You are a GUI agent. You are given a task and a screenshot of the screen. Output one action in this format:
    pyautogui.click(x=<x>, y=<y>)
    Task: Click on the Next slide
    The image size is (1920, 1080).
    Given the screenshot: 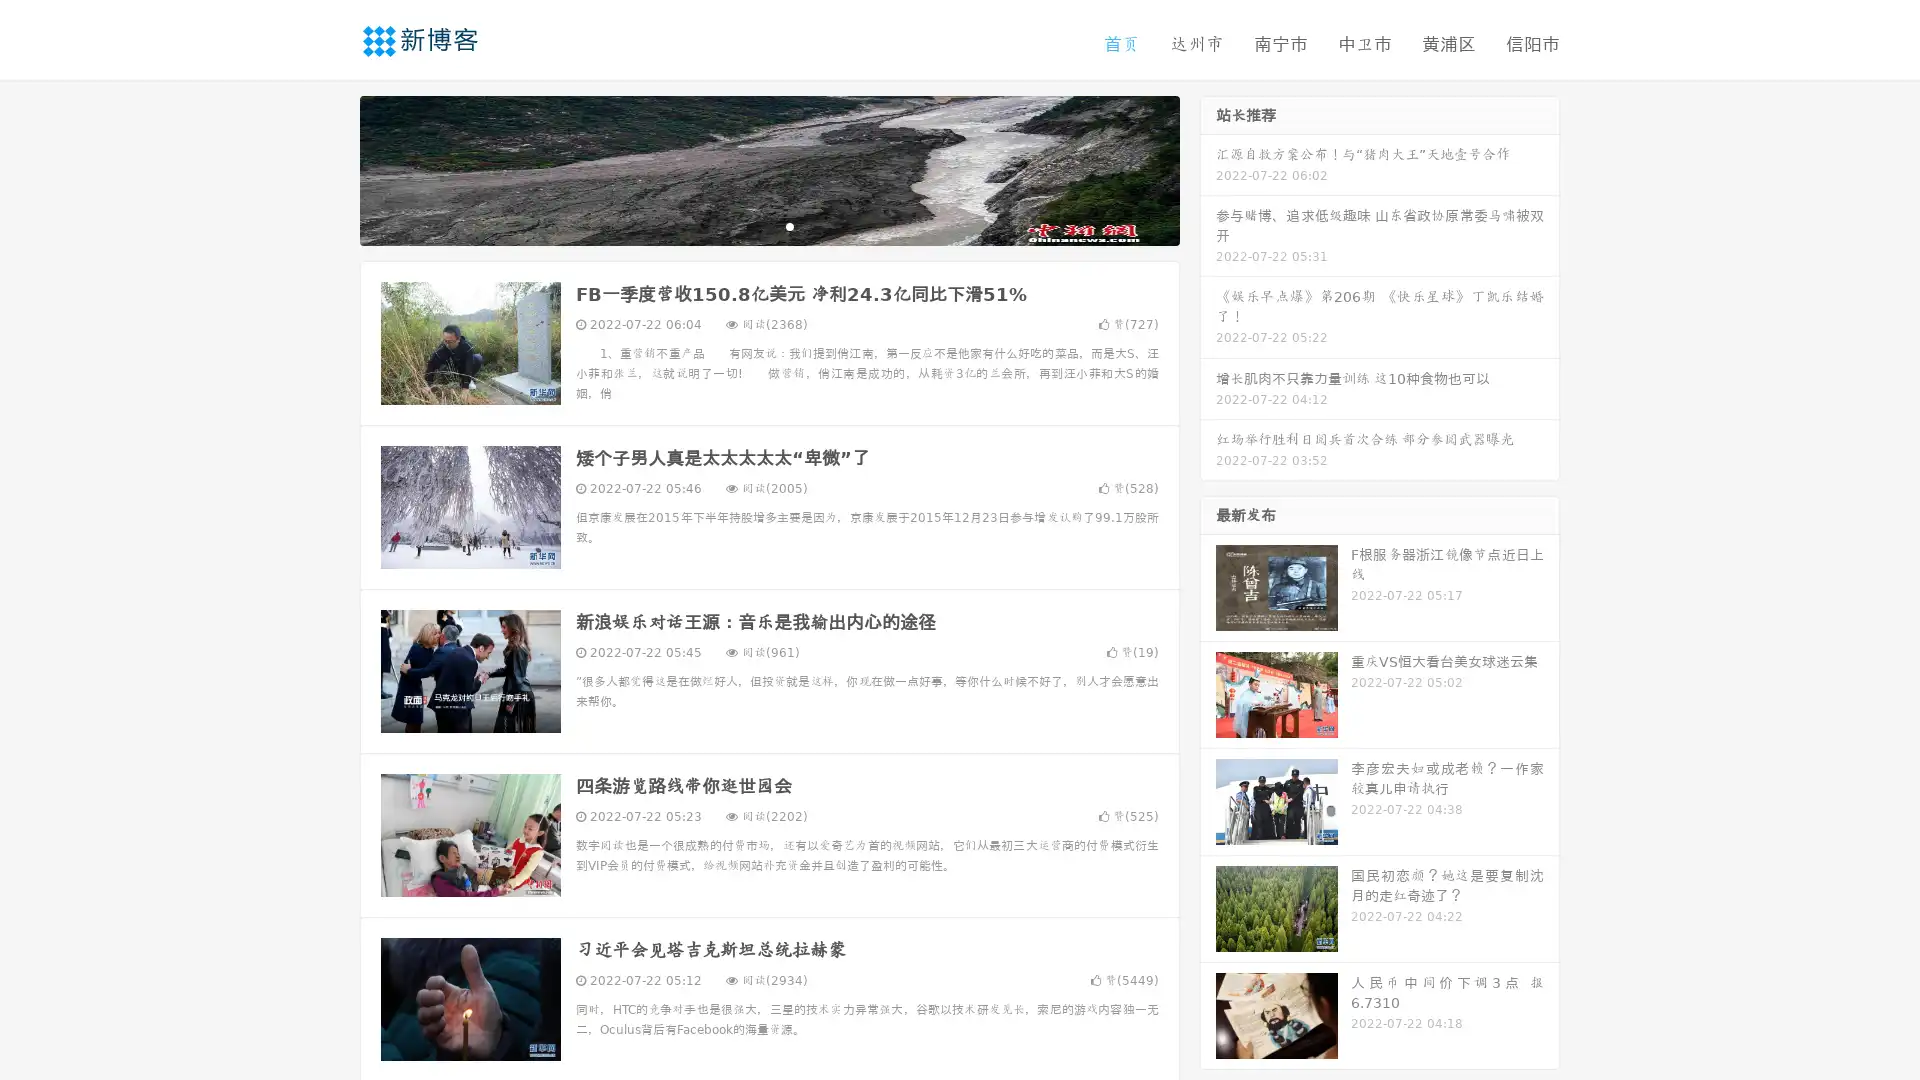 What is the action you would take?
    pyautogui.click(x=1208, y=168)
    